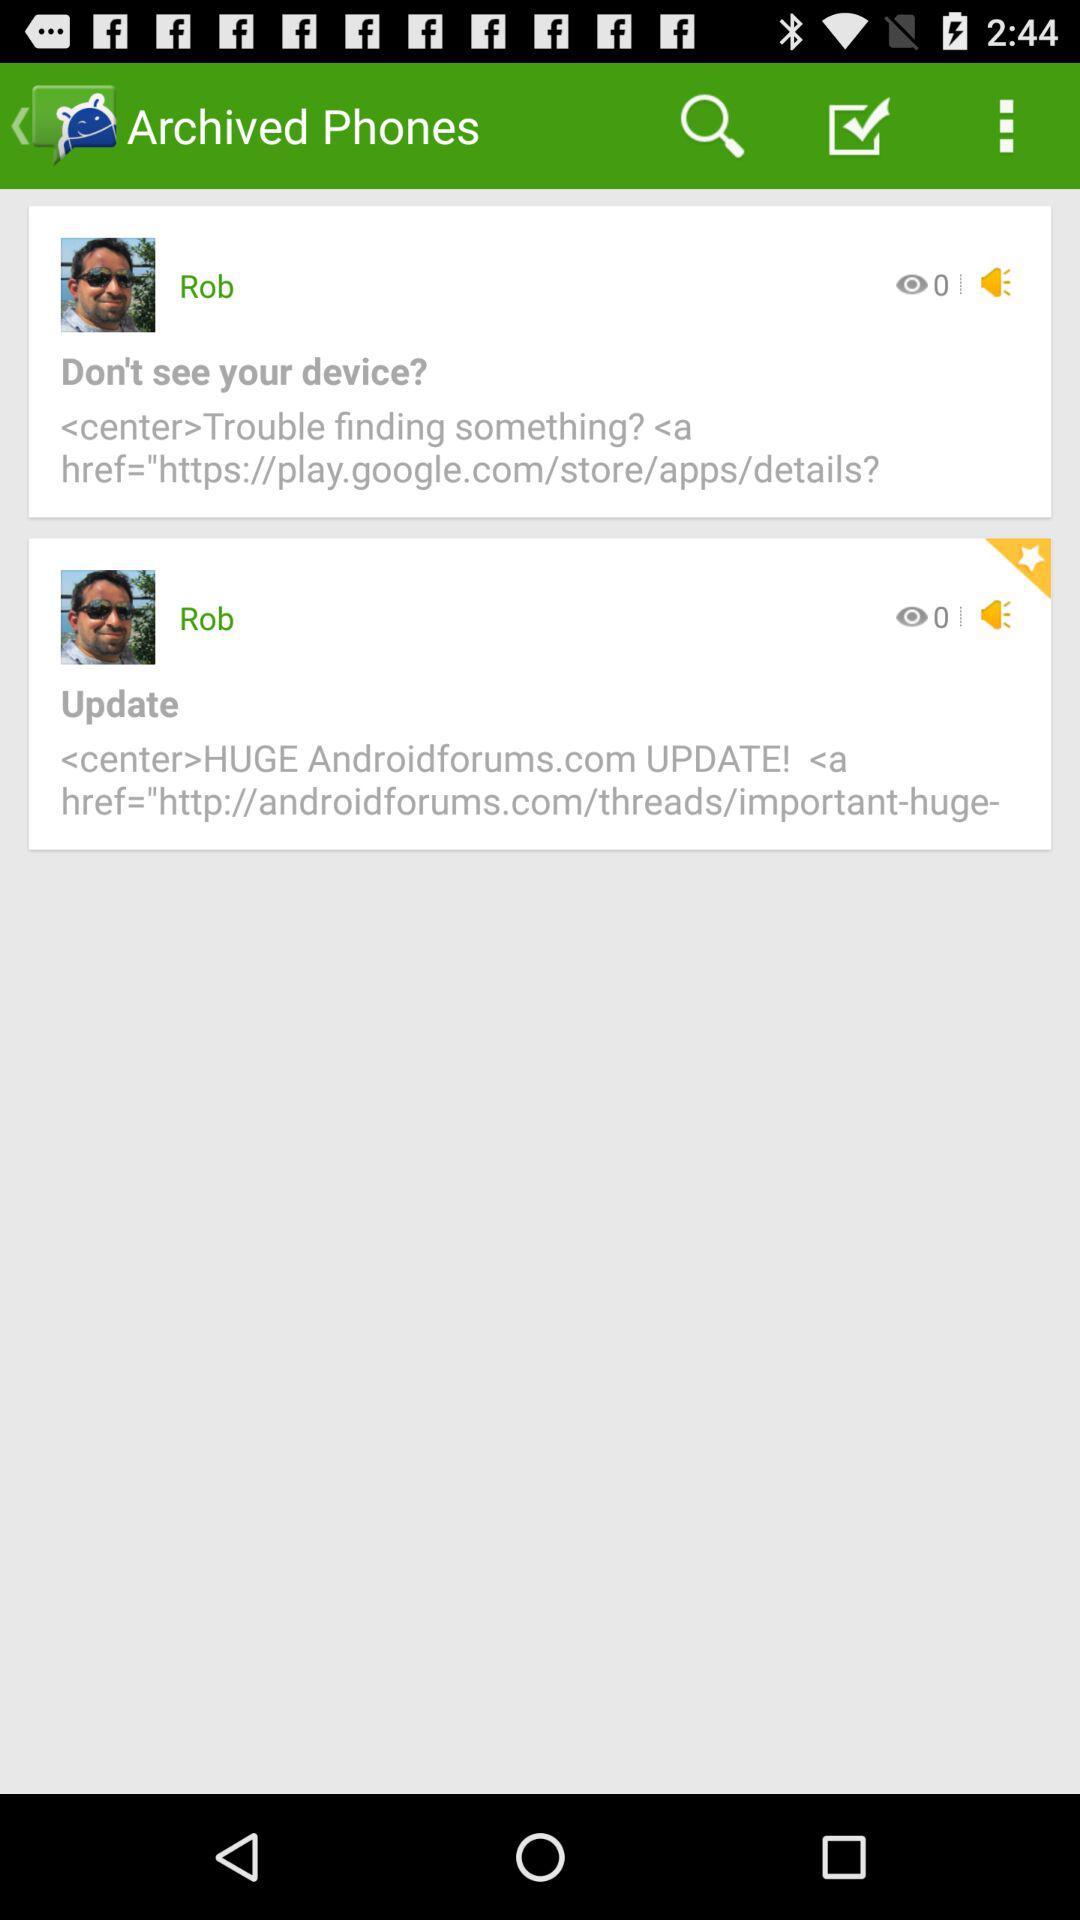  What do you see at coordinates (540, 790) in the screenshot?
I see `the center huge androidforums item` at bounding box center [540, 790].